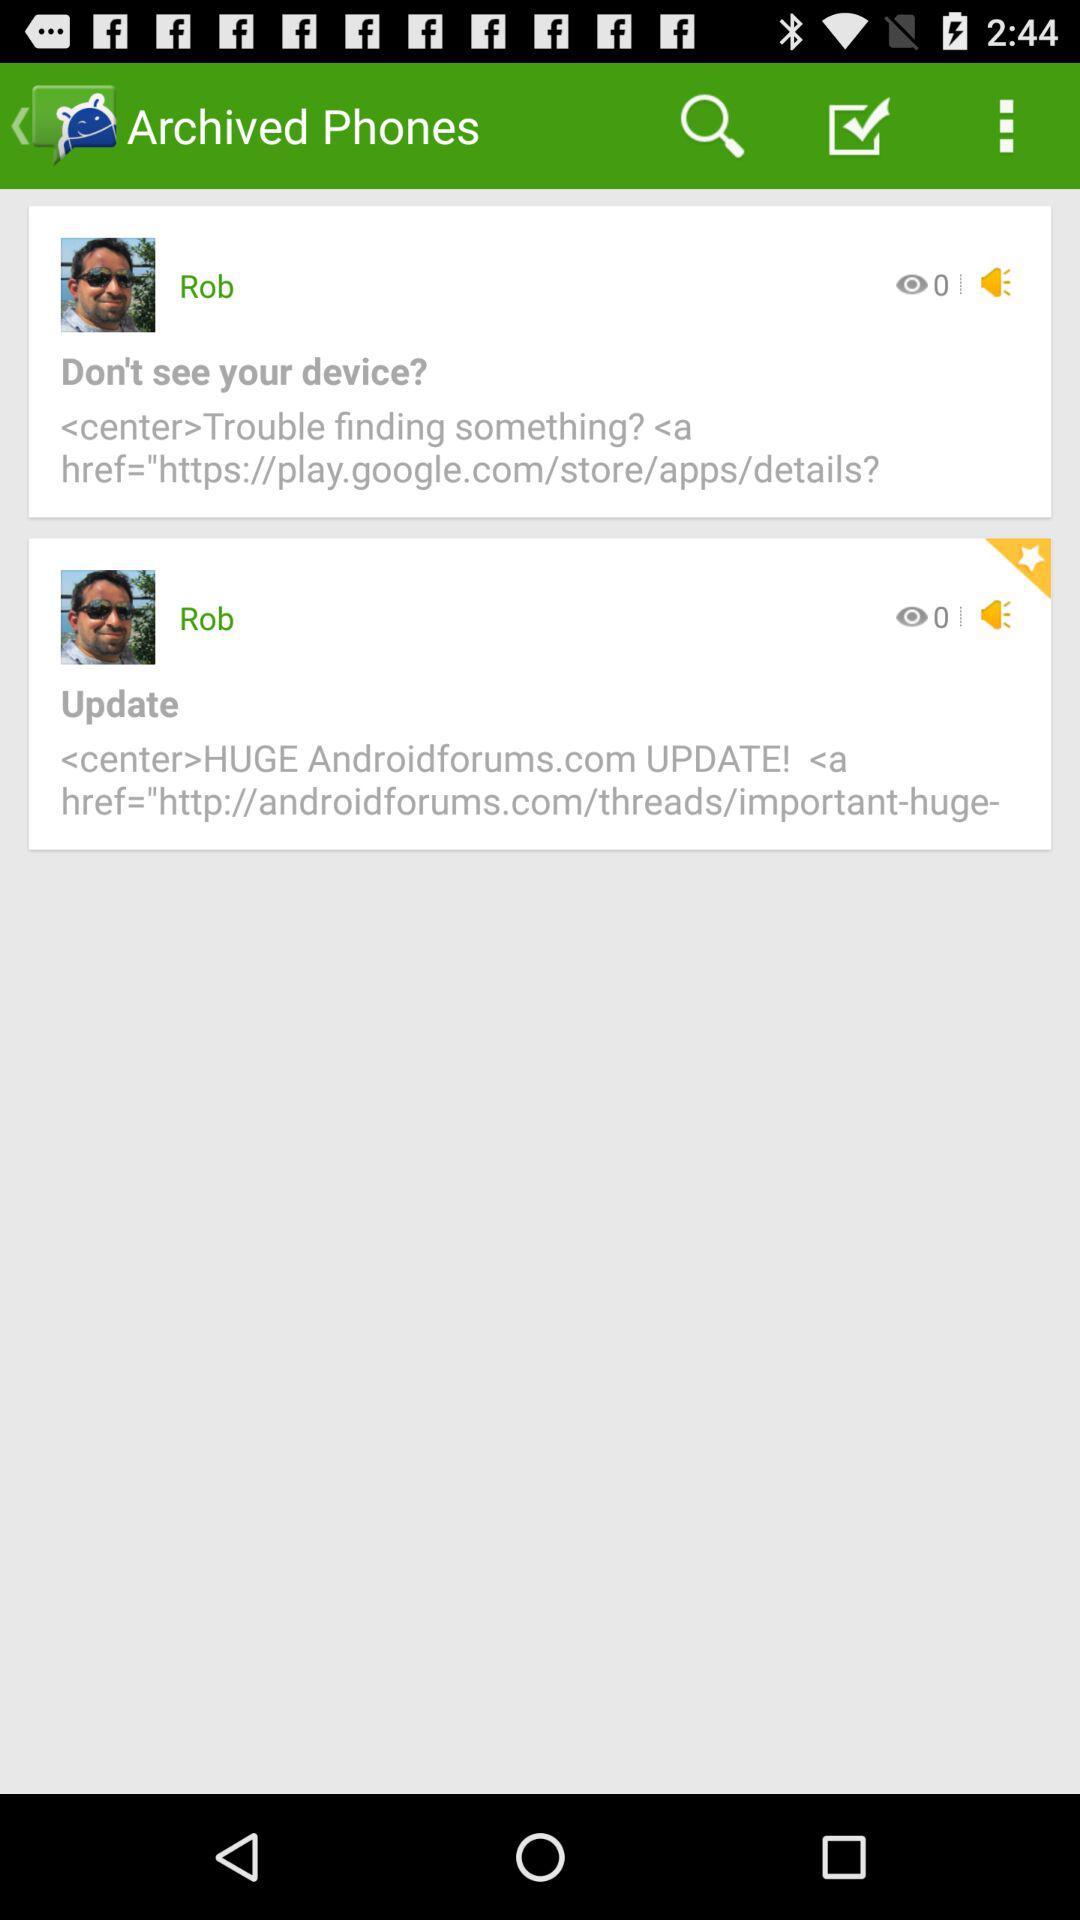  What do you see at coordinates (540, 790) in the screenshot?
I see `the center huge androidforums item` at bounding box center [540, 790].